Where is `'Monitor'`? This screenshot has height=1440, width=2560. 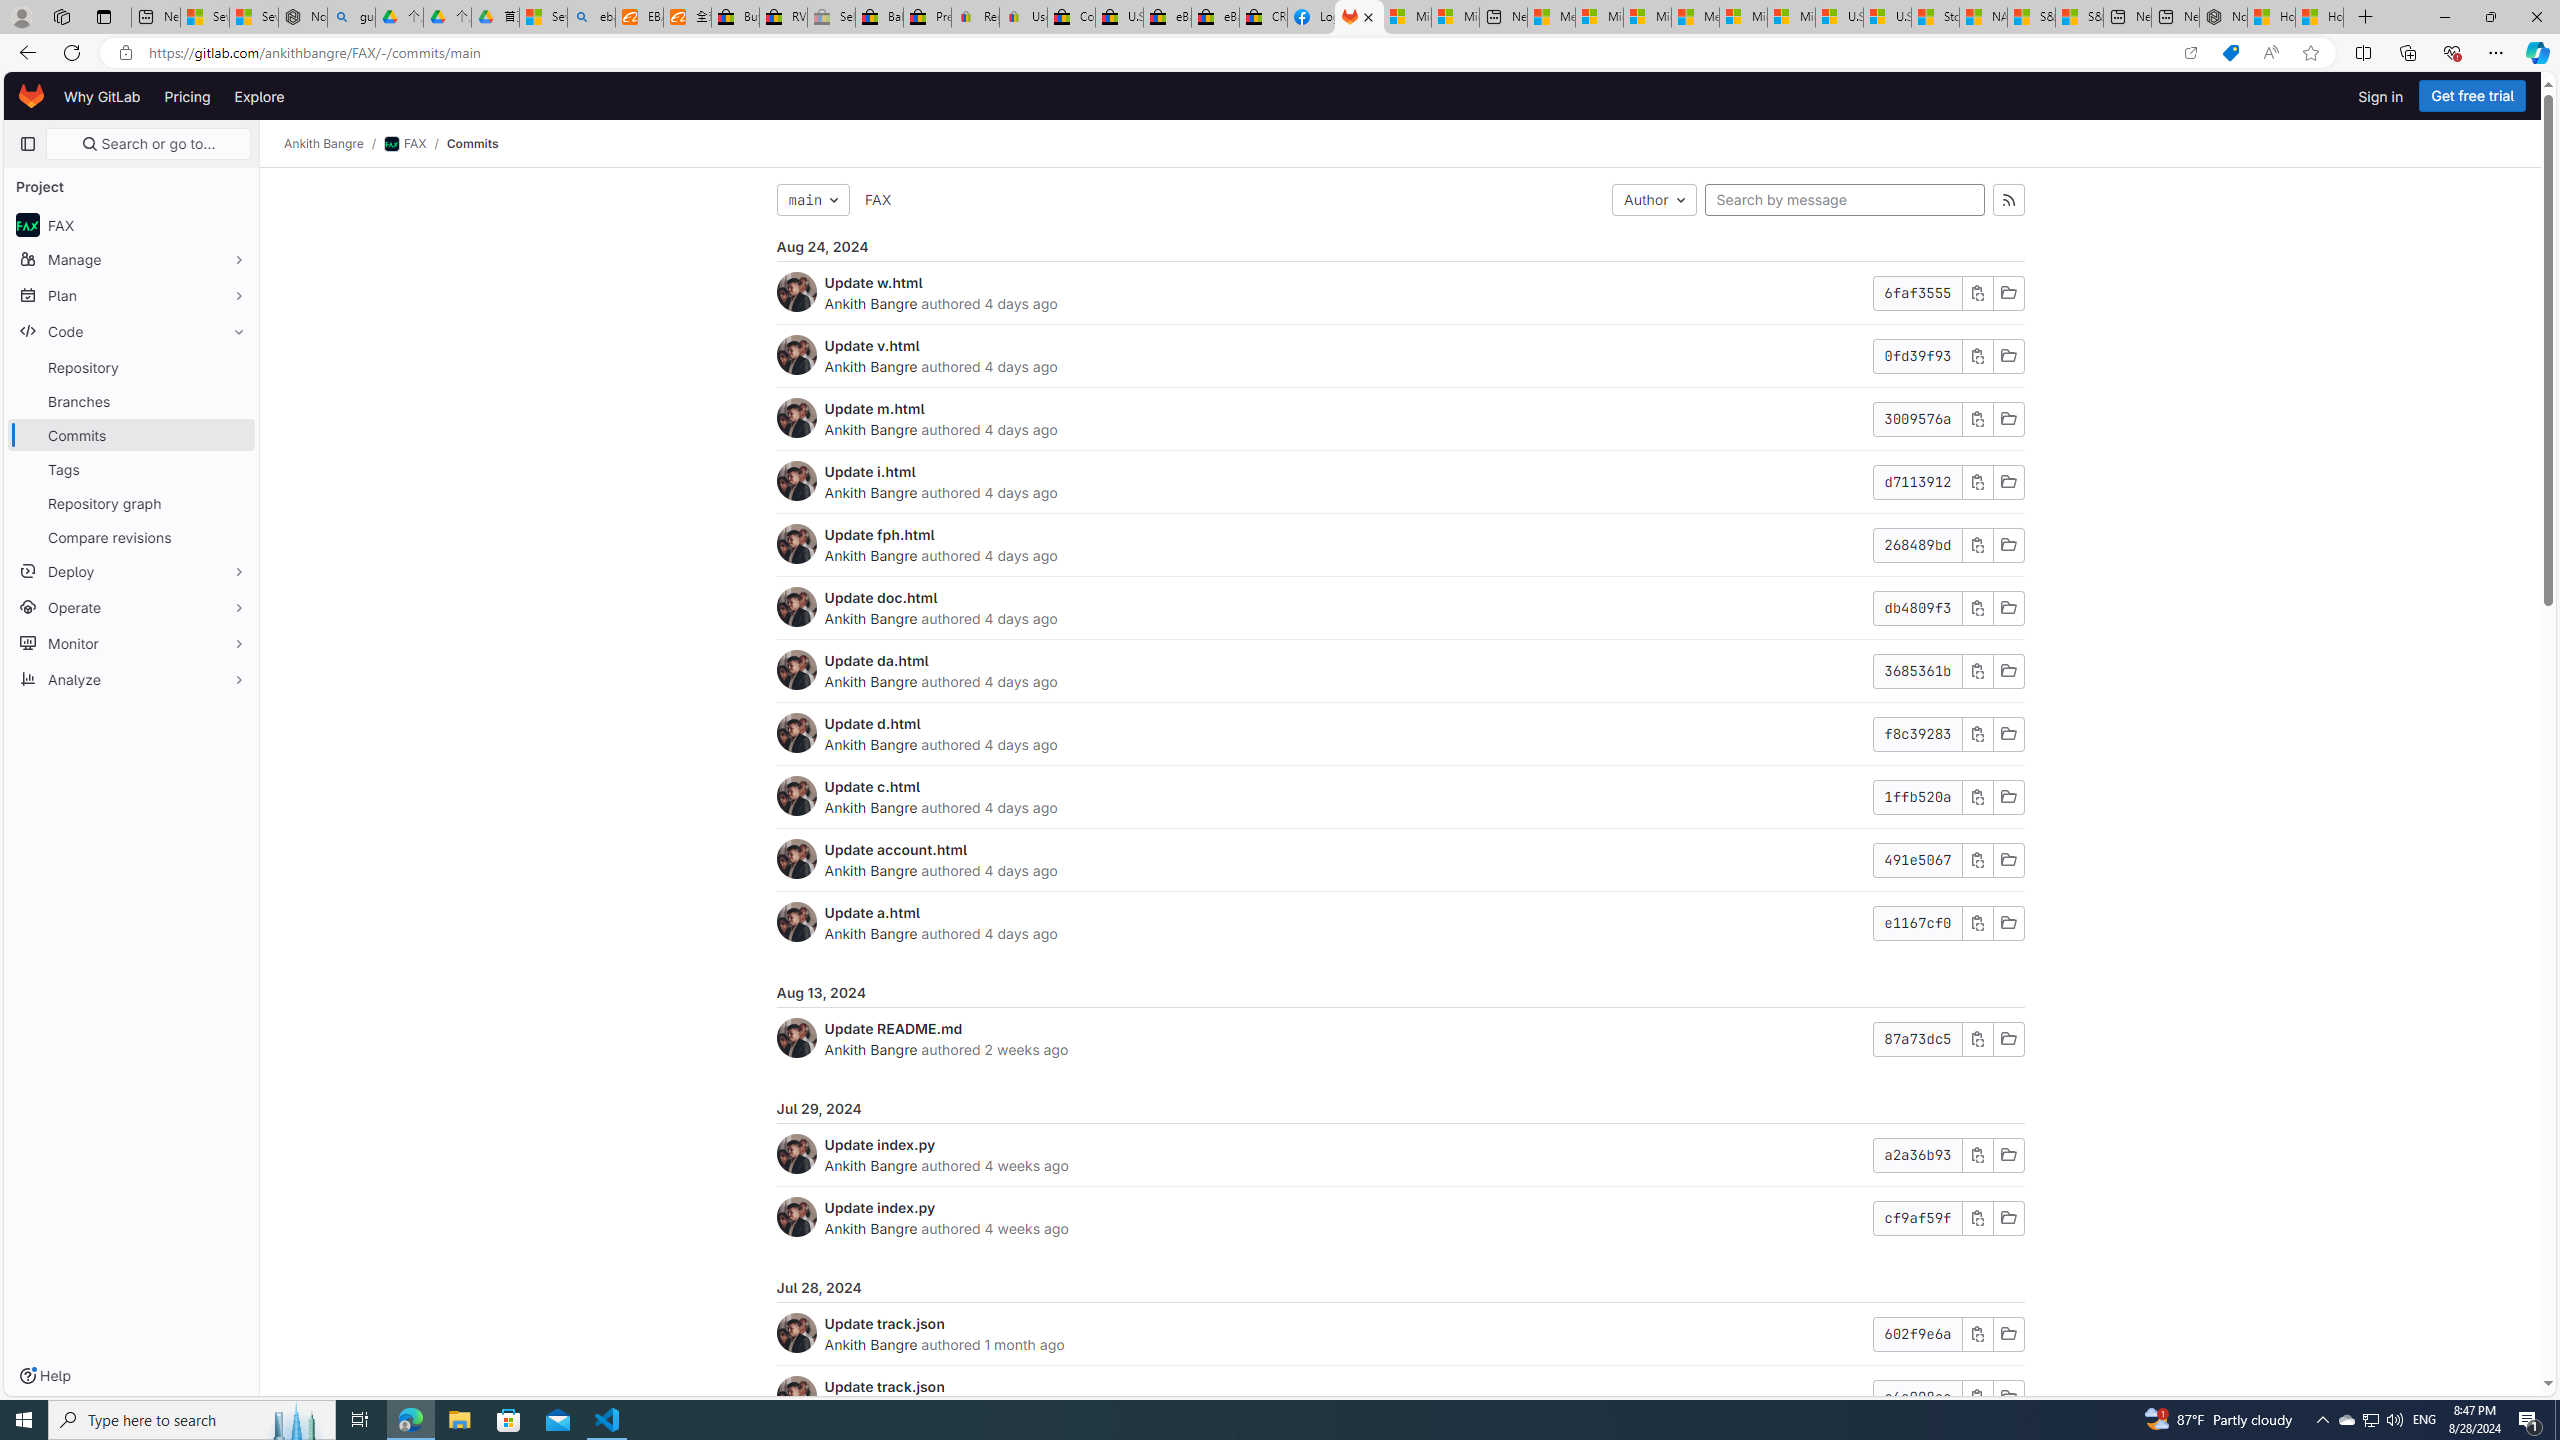 'Monitor' is located at coordinates (130, 642).